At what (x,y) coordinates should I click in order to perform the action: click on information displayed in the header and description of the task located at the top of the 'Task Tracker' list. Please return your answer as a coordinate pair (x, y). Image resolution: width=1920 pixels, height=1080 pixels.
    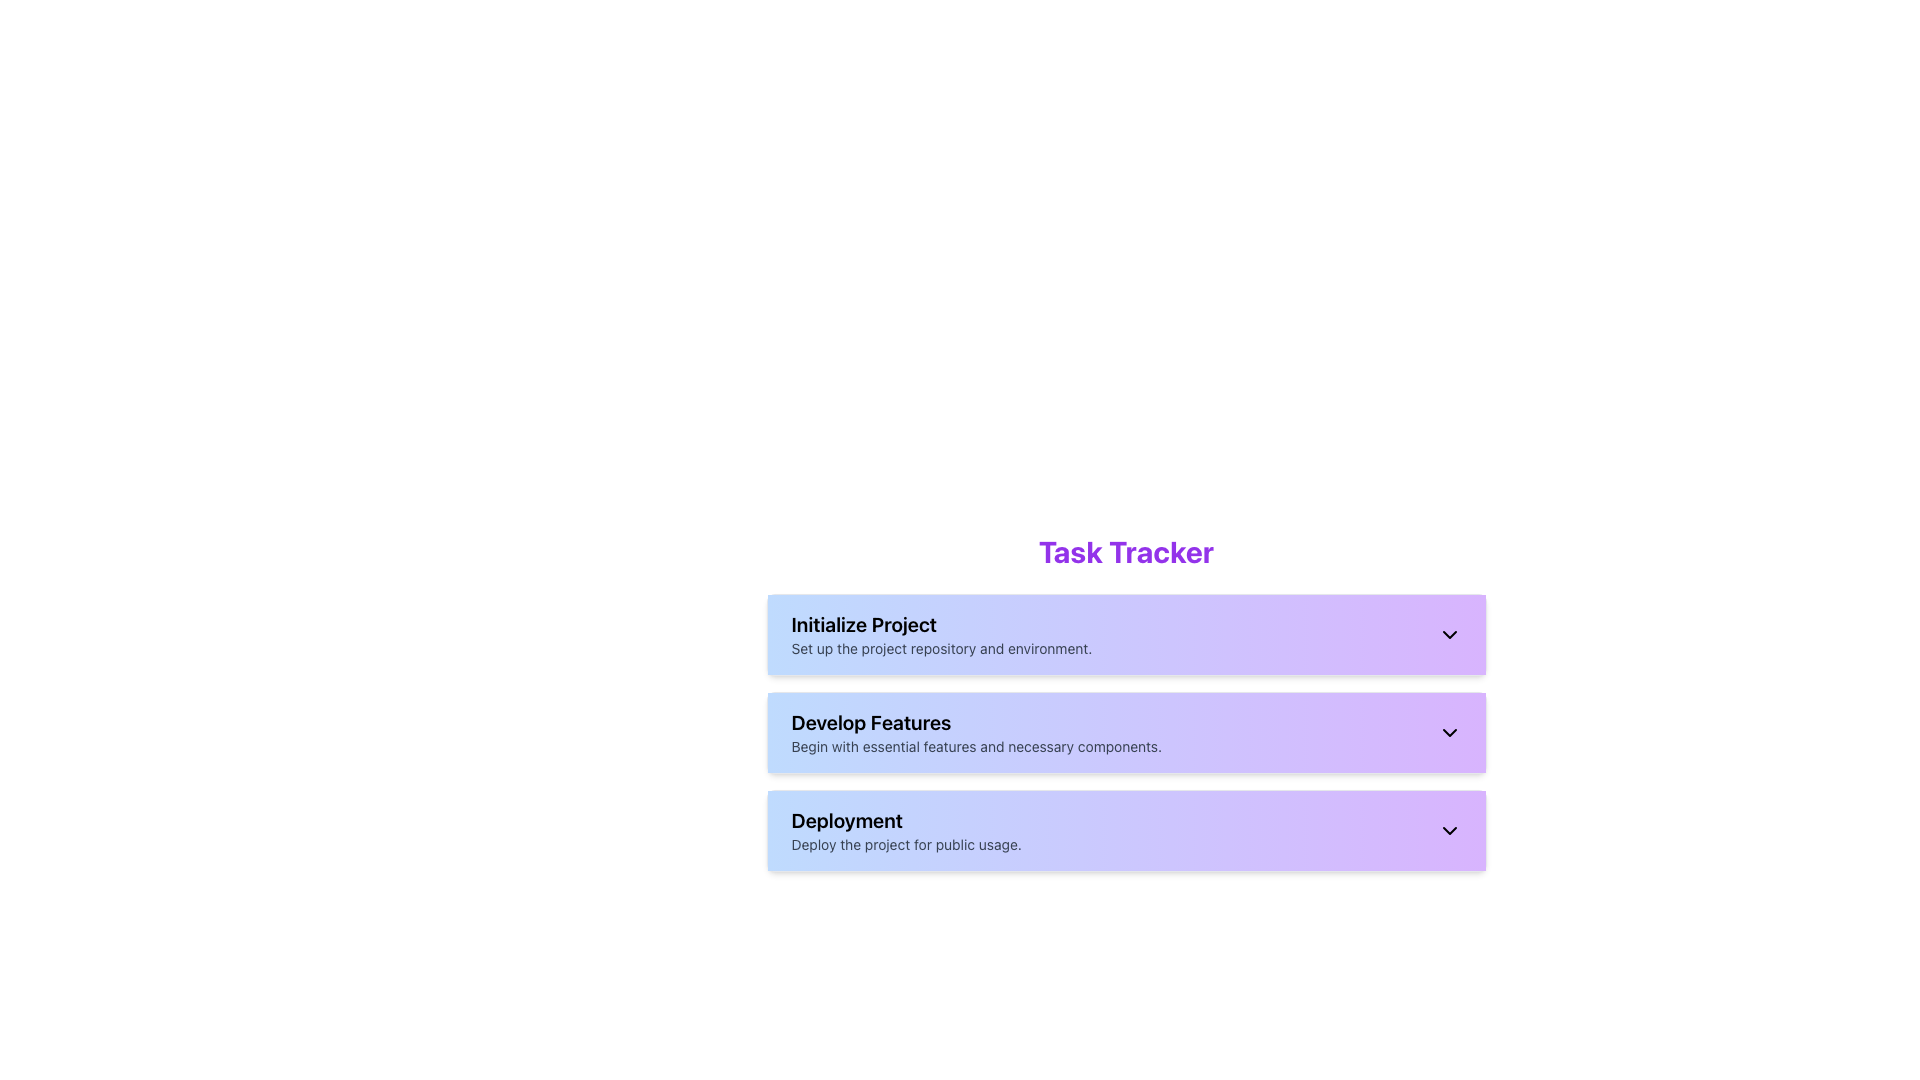
    Looking at the image, I should click on (940, 635).